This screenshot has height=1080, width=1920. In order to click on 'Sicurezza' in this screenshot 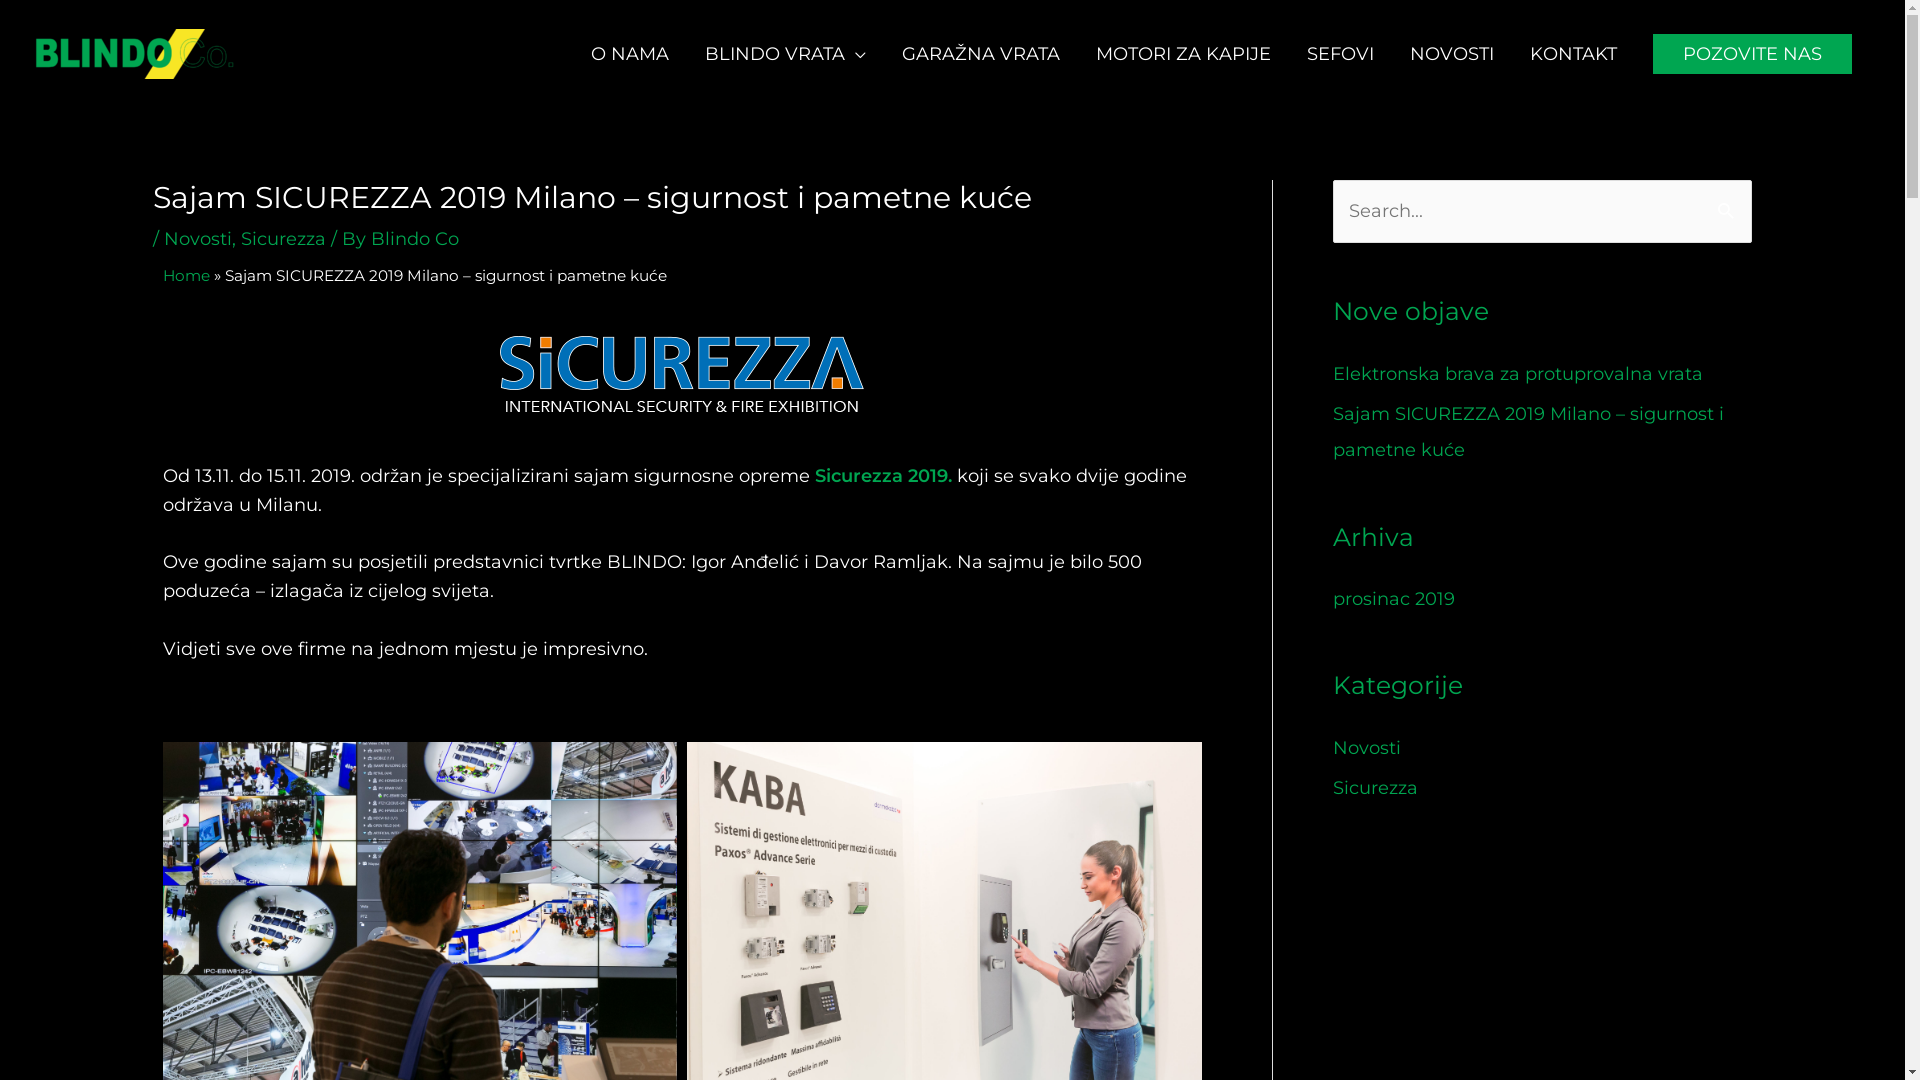, I will do `click(281, 238)`.